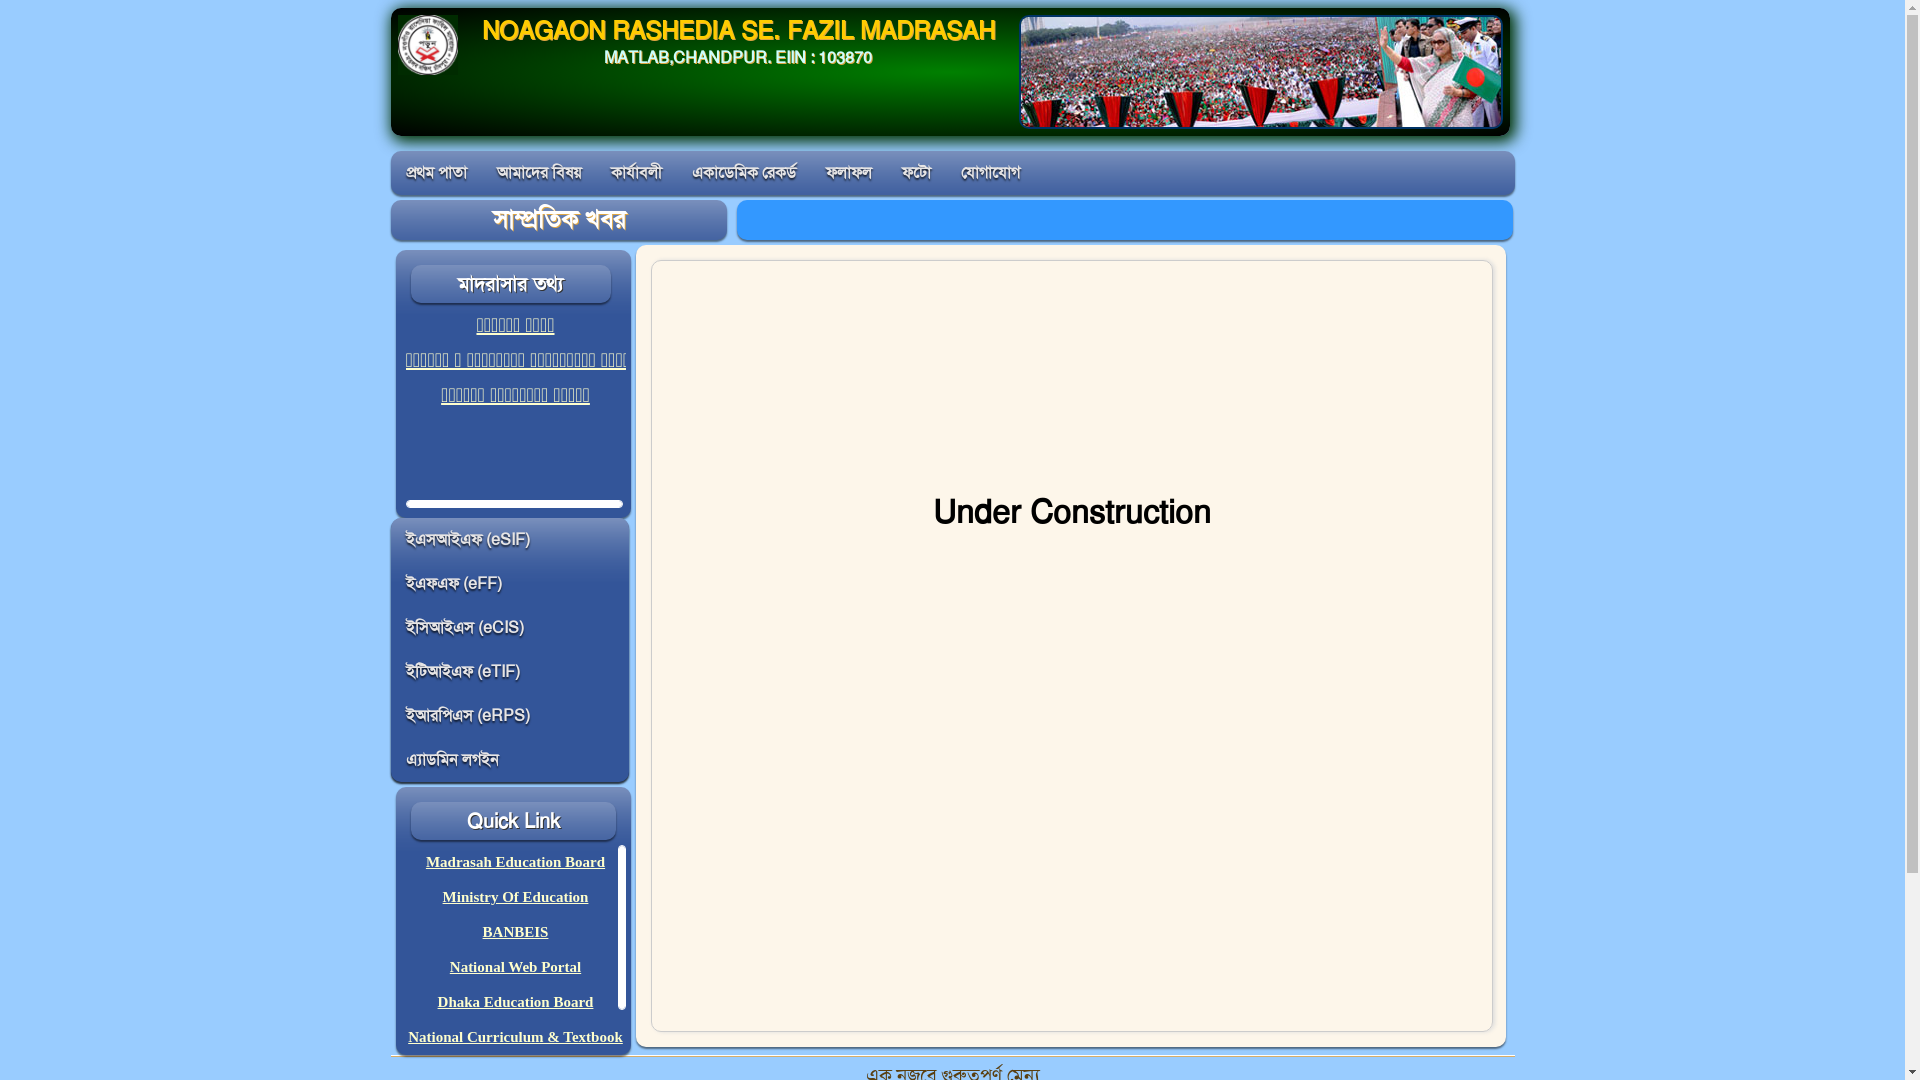 This screenshot has height=1080, width=1920. I want to click on 'National Web Portal', so click(449, 966).